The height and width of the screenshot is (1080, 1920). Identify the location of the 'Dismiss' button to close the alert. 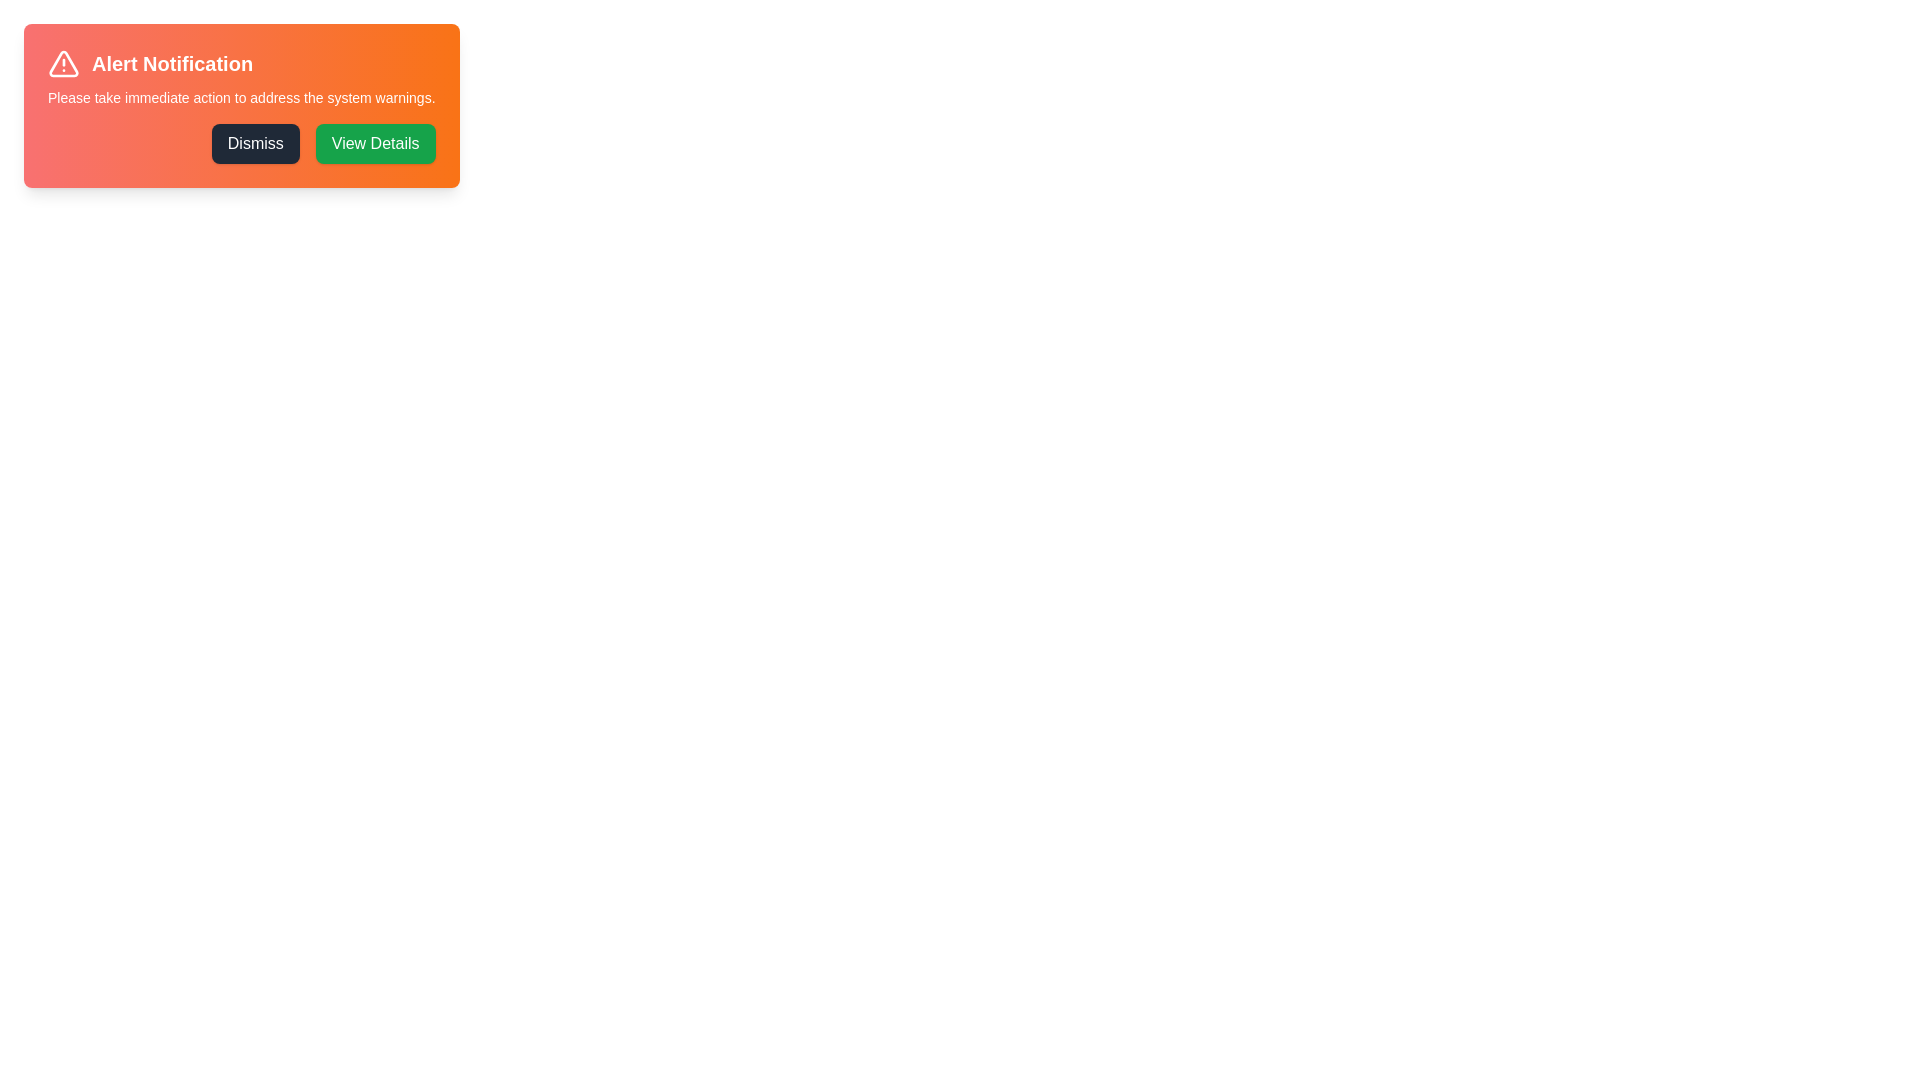
(254, 142).